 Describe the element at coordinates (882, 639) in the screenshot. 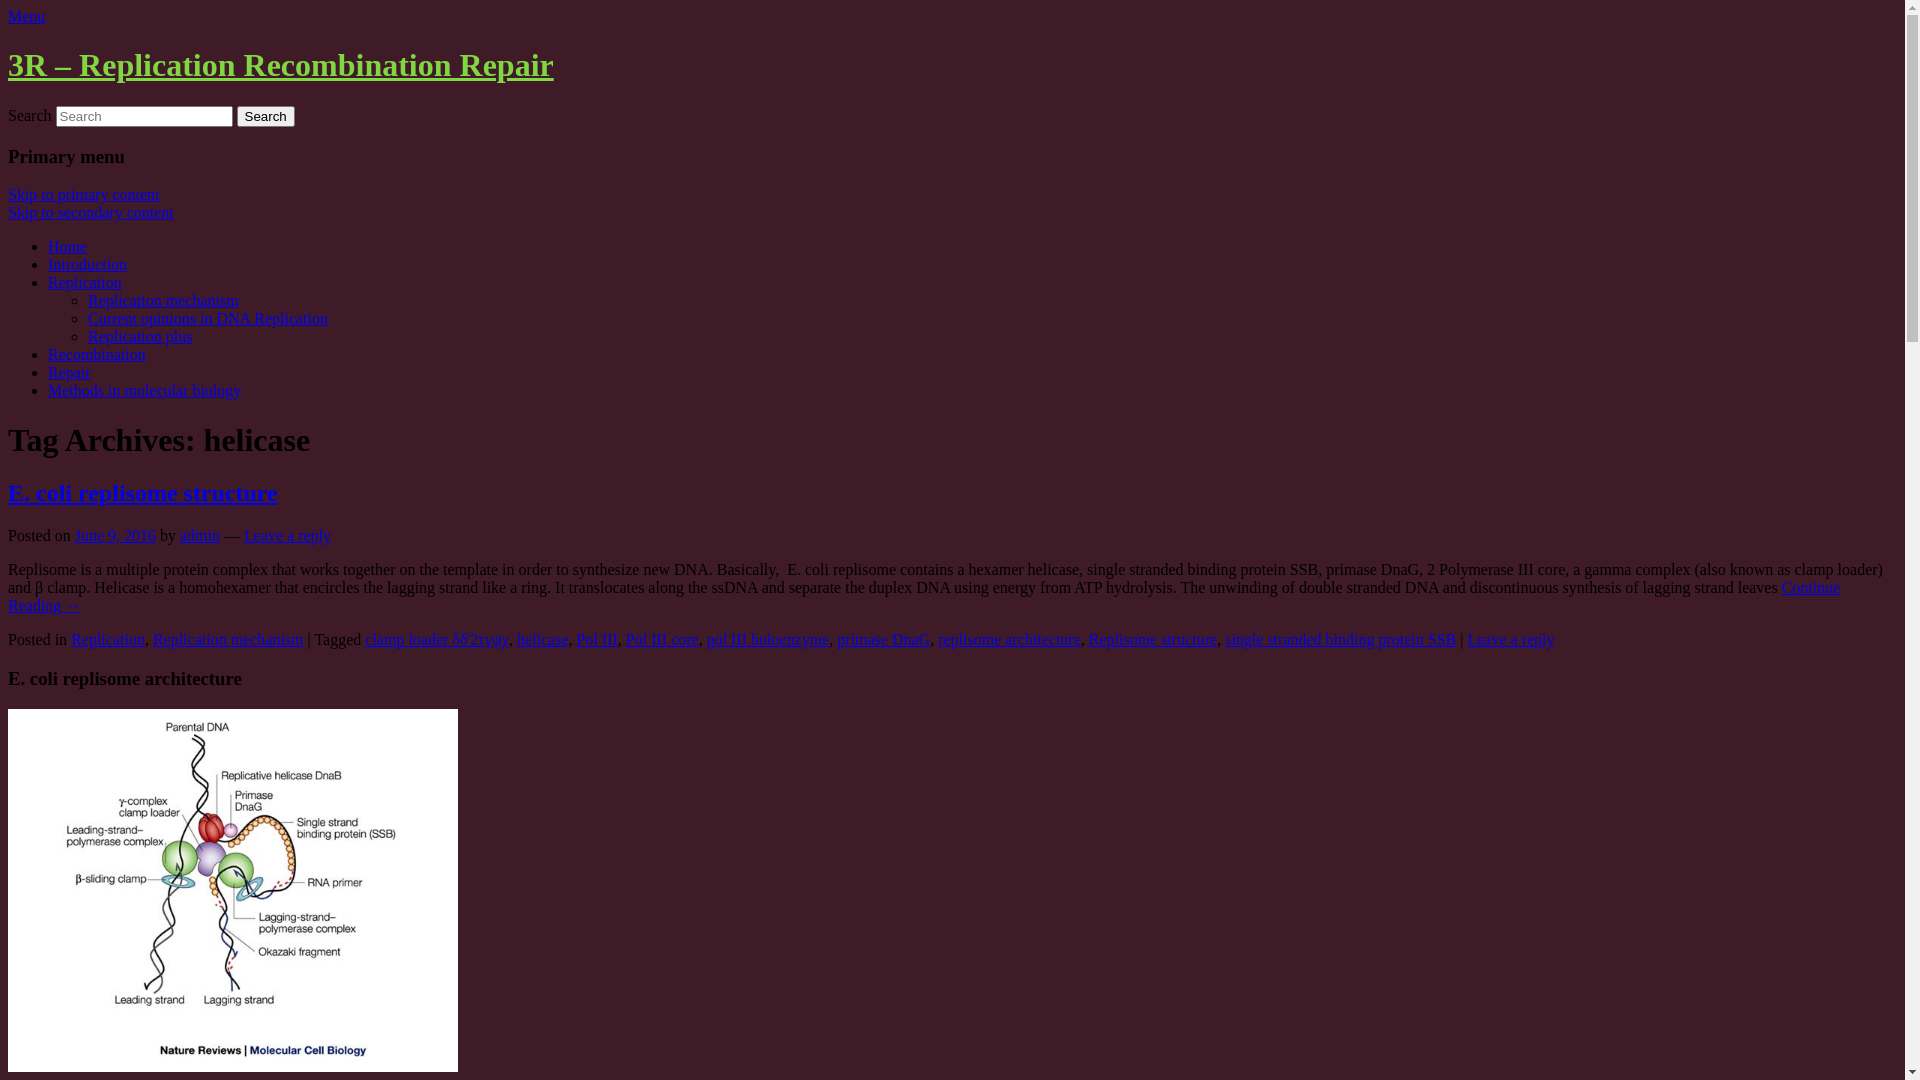

I see `'primase DnaG'` at that location.